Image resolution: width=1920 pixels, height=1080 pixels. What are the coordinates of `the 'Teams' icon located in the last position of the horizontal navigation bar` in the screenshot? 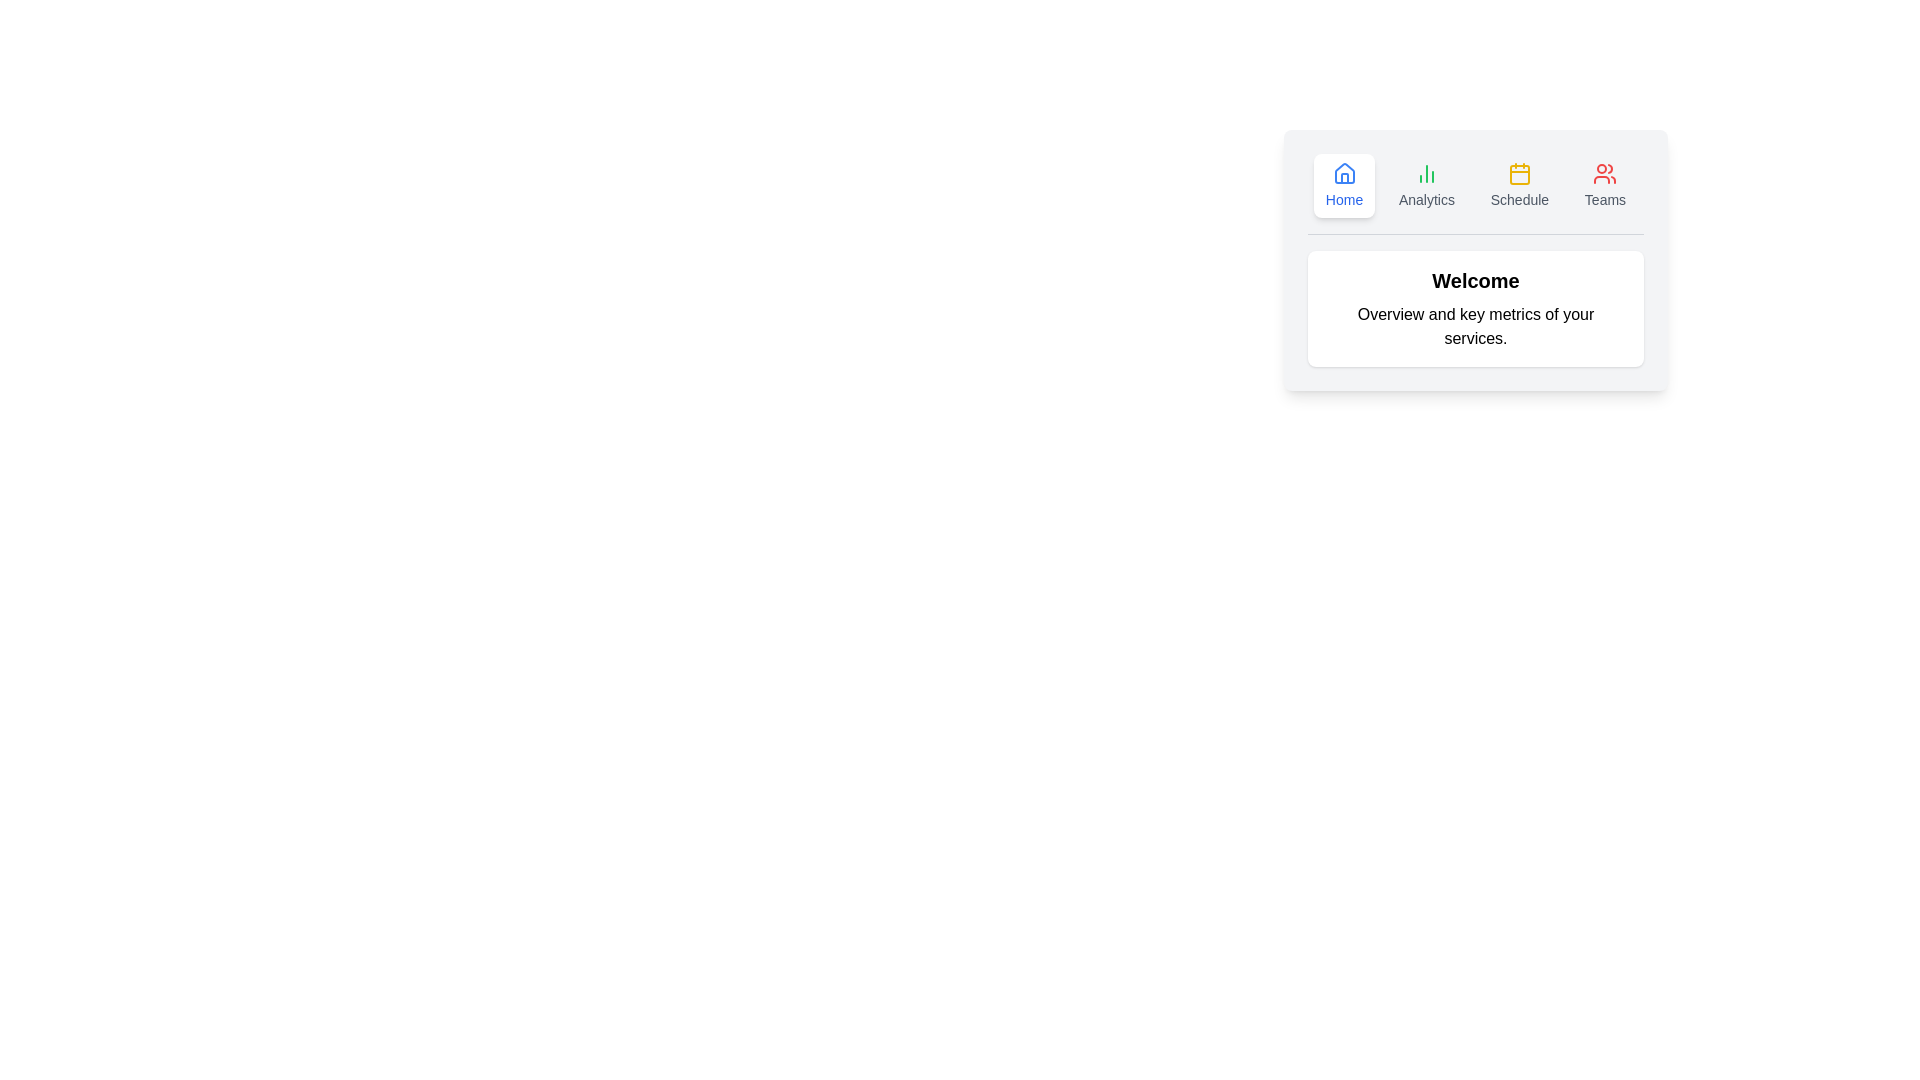 It's located at (1605, 172).